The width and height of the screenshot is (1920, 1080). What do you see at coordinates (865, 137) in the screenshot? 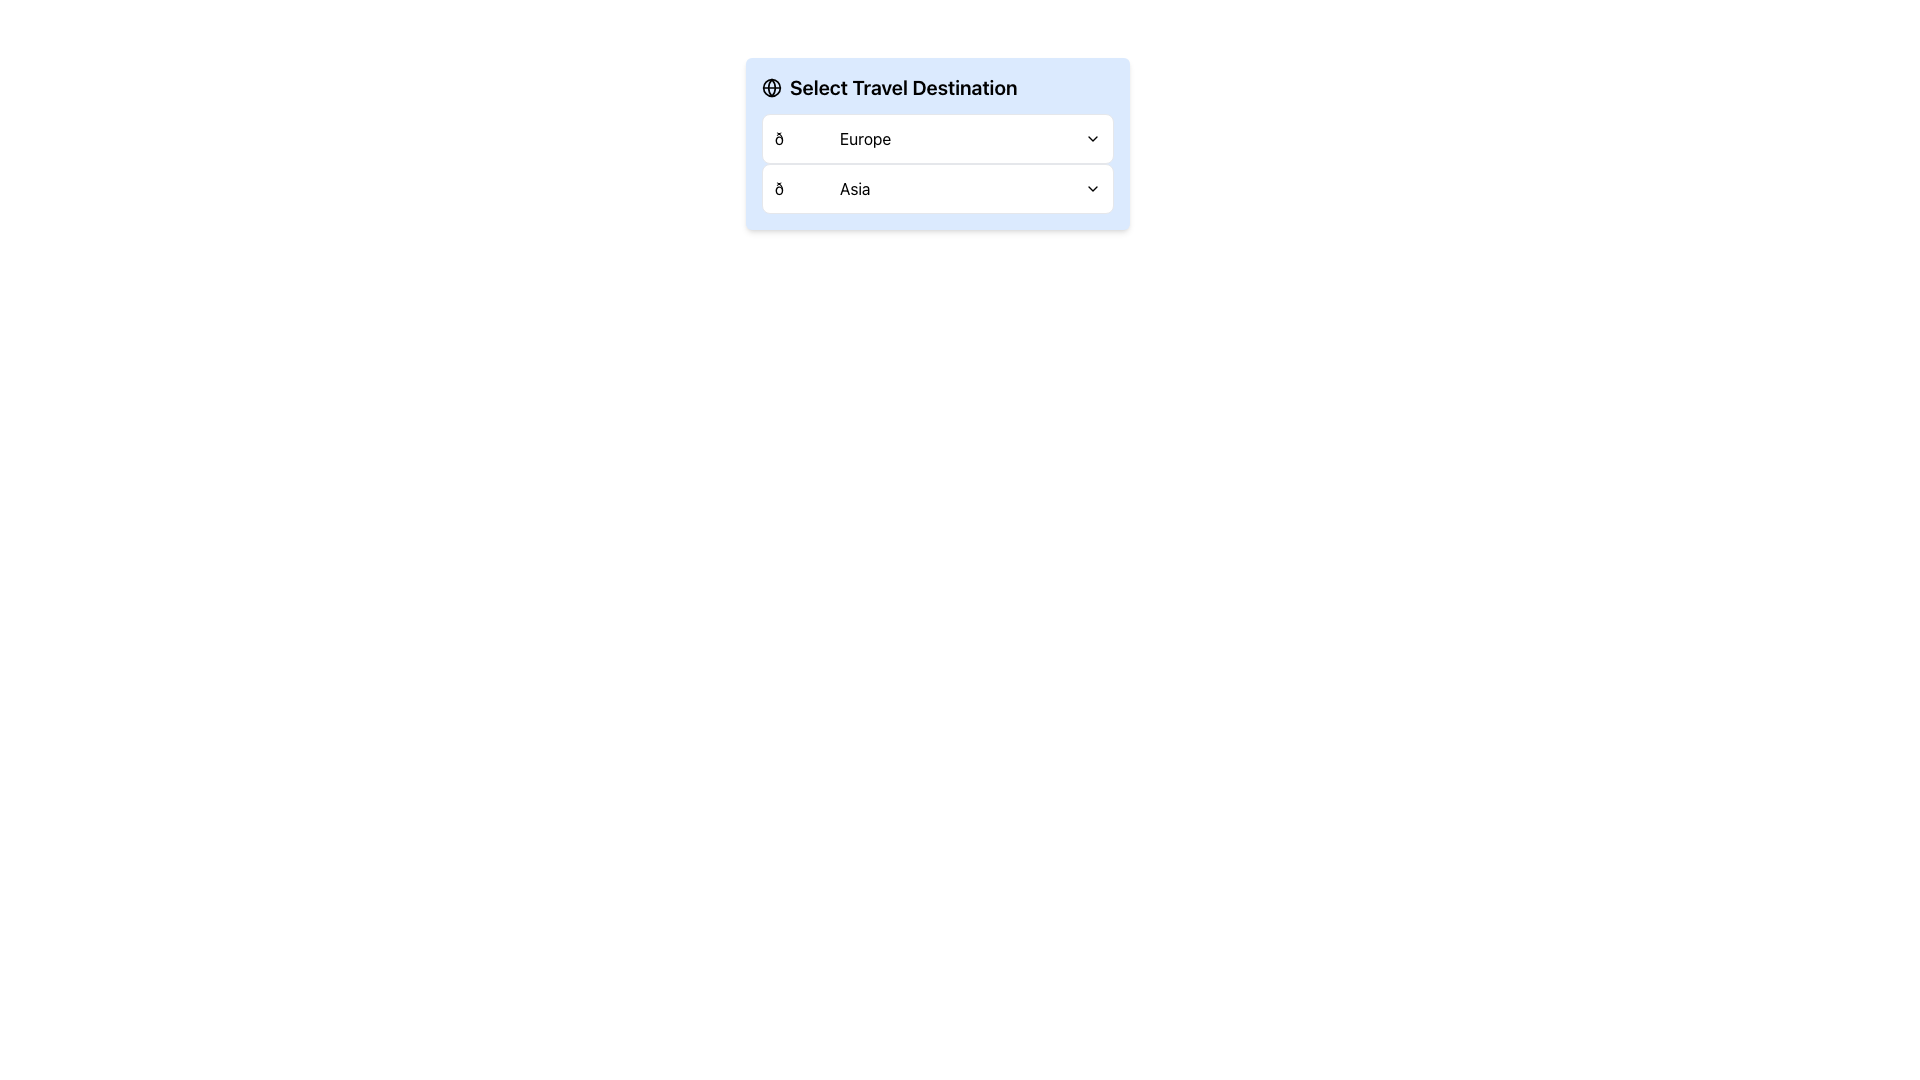
I see `the text label displaying 'Europe' in black font, located in the first row of the selection menu under 'Select Travel Destination'` at bounding box center [865, 137].